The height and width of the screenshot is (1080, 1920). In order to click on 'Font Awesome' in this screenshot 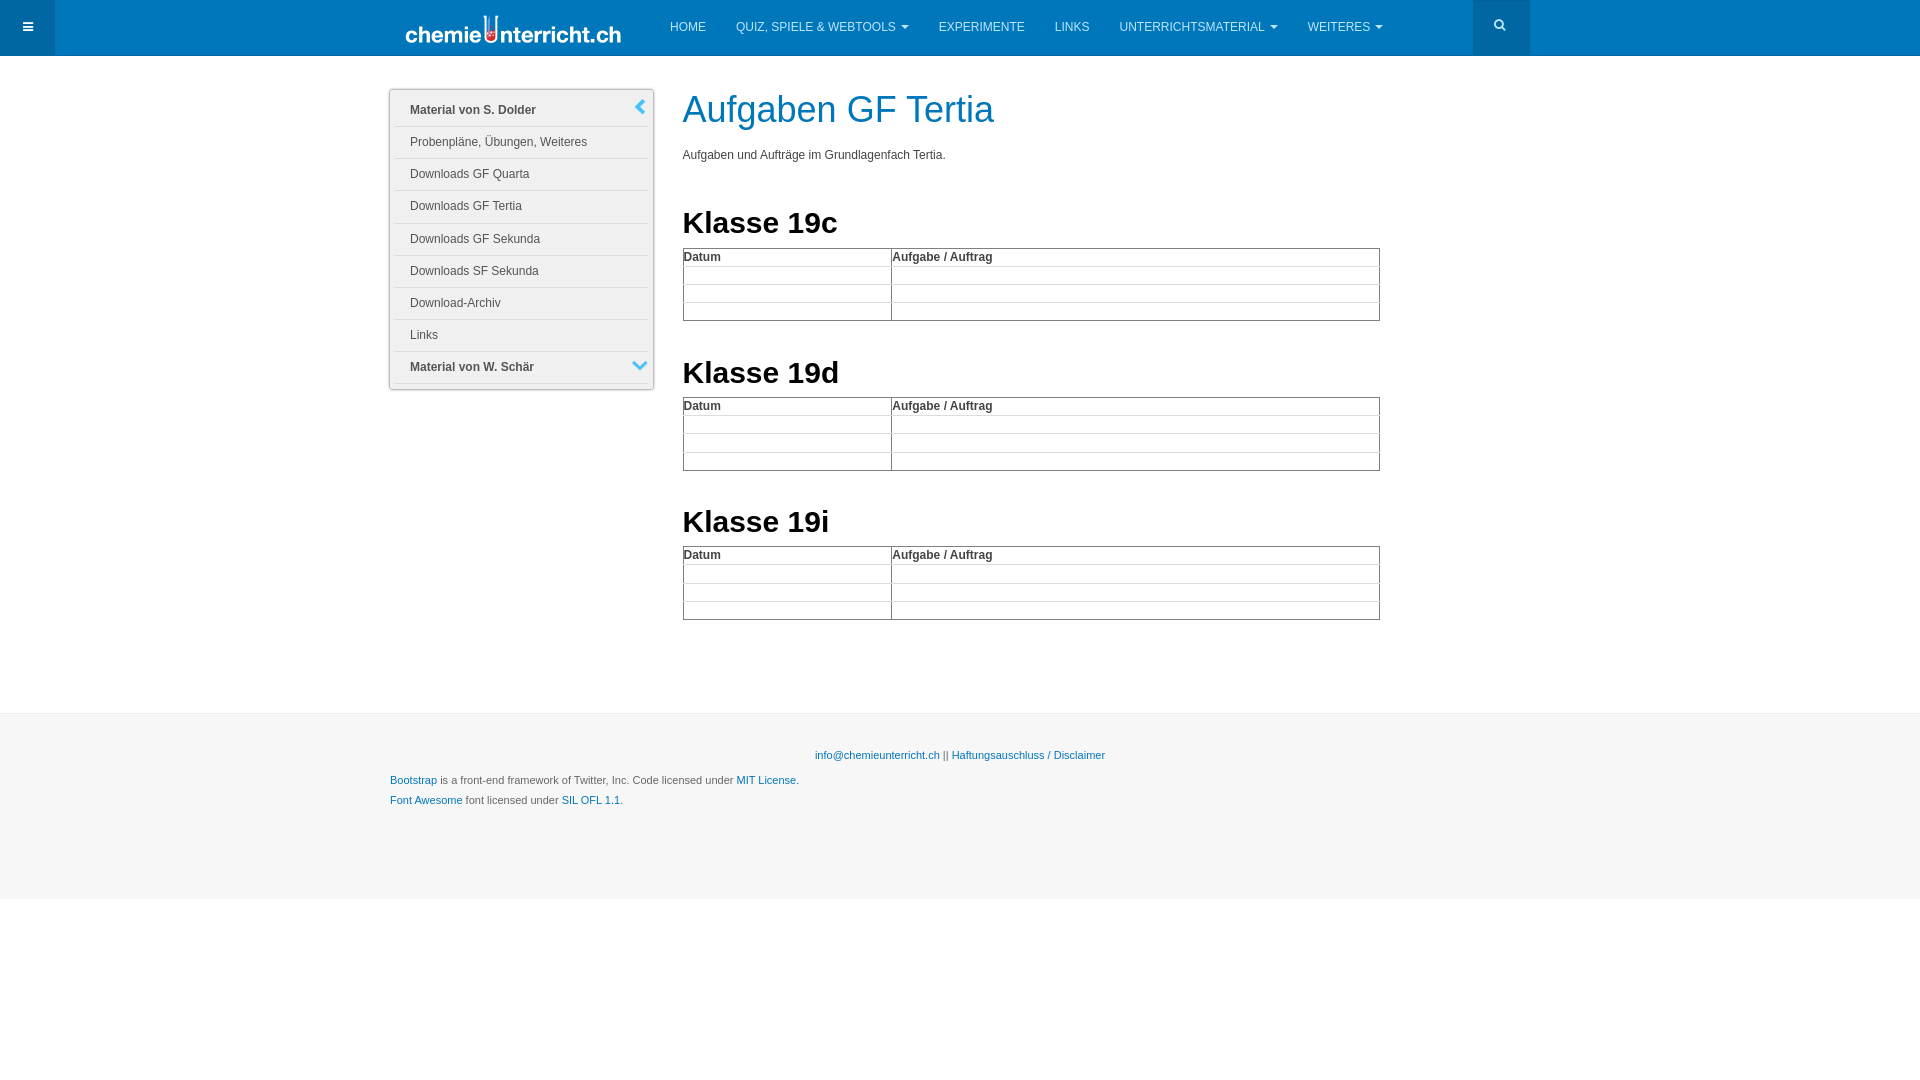, I will do `click(425, 798)`.